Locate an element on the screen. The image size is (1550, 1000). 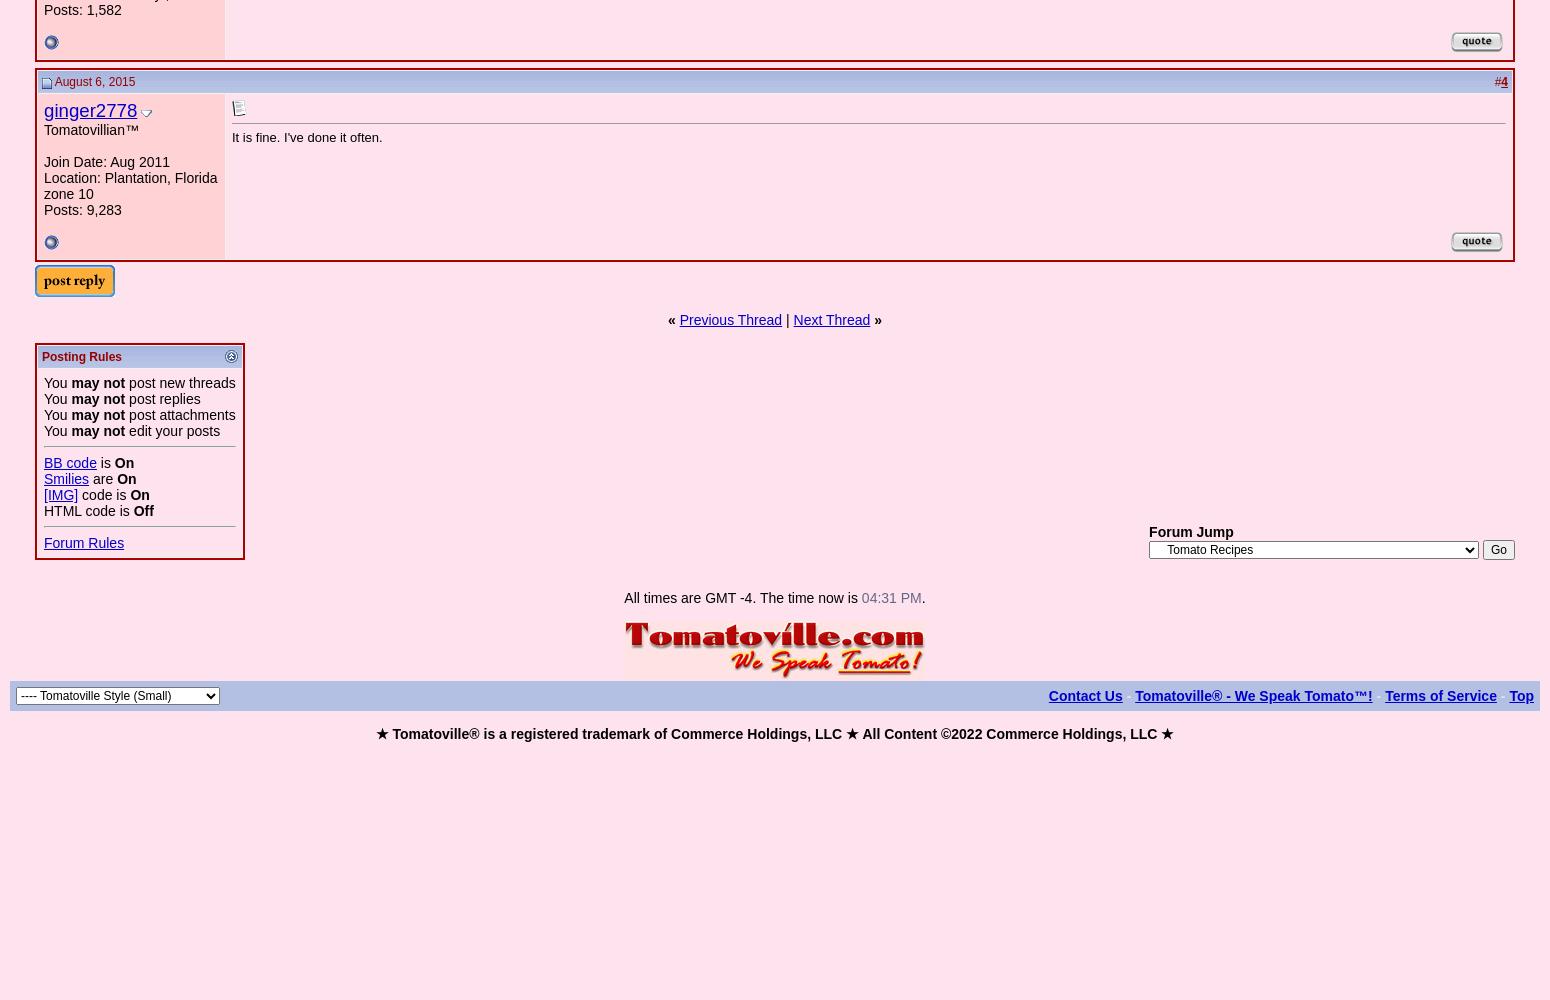
'Location: Plantation, Florida zone 10' is located at coordinates (130, 186).